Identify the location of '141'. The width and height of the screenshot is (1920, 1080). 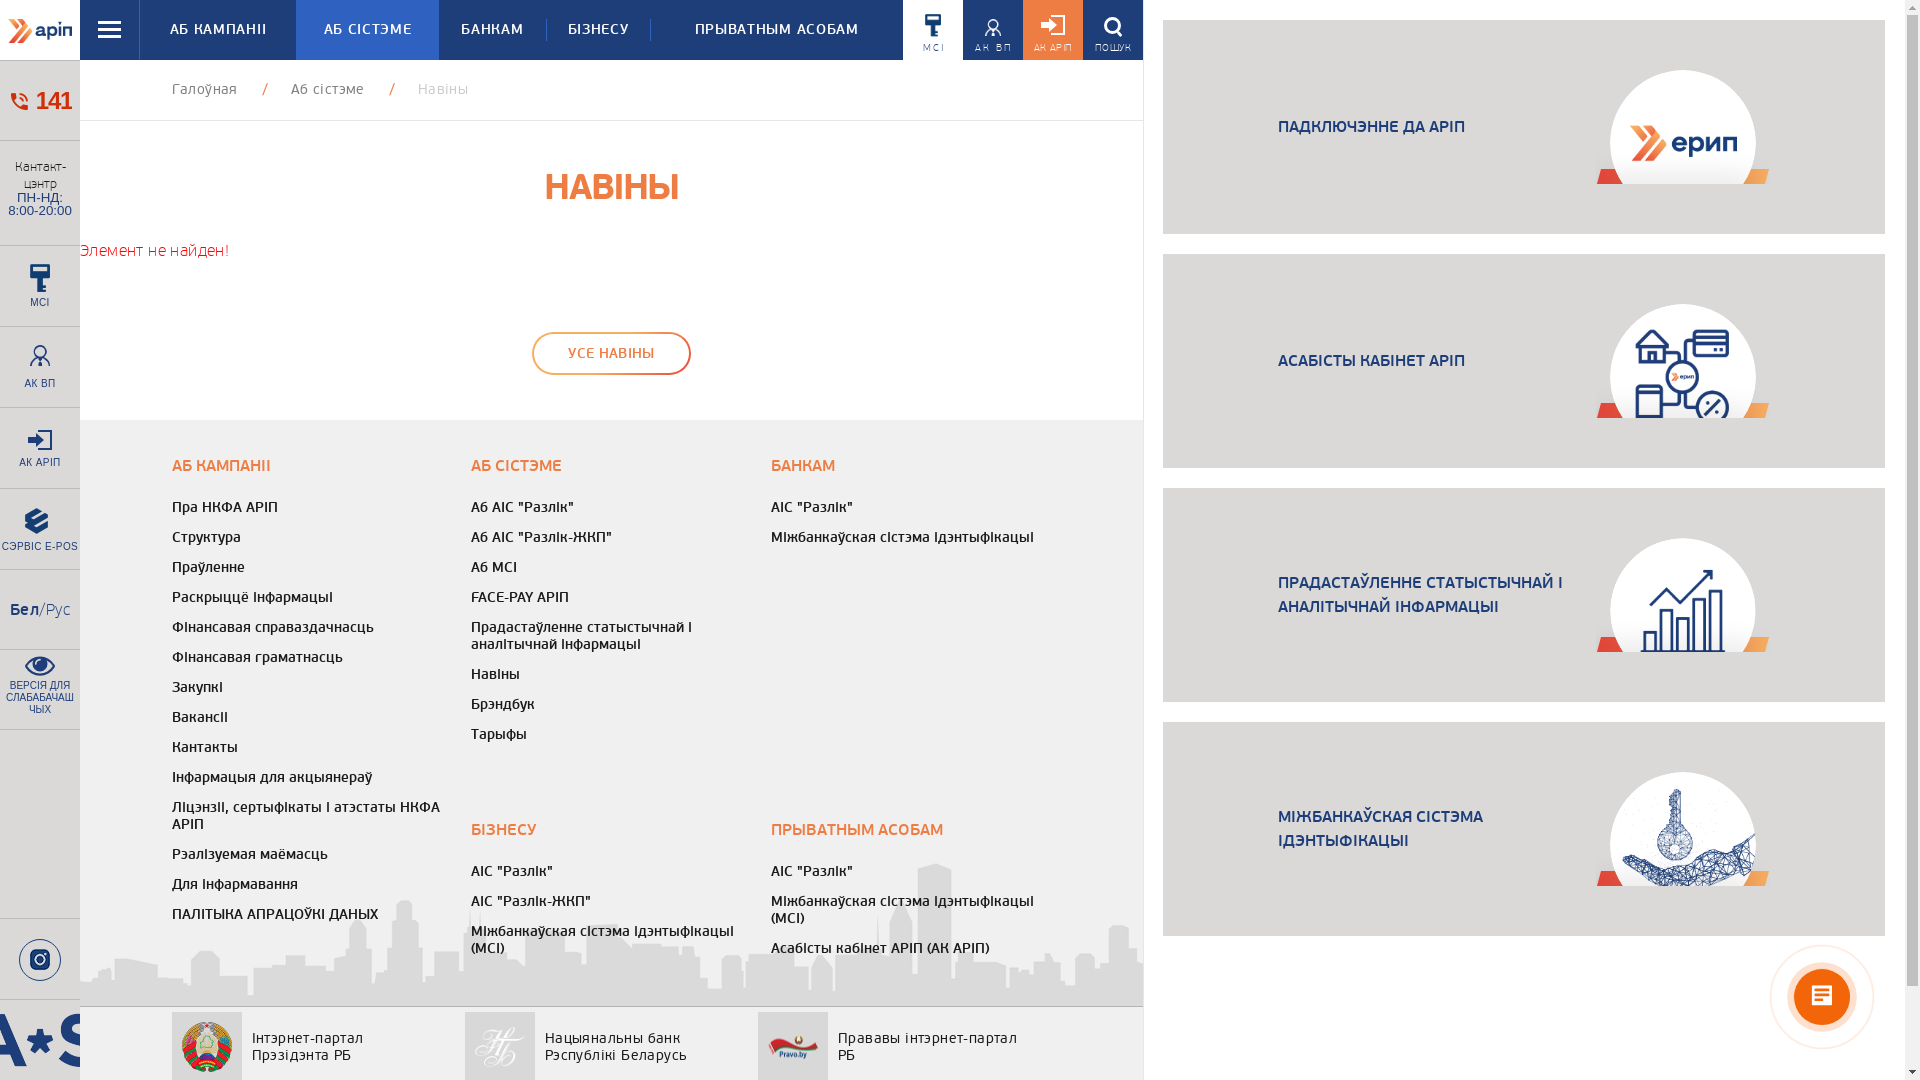
(39, 100).